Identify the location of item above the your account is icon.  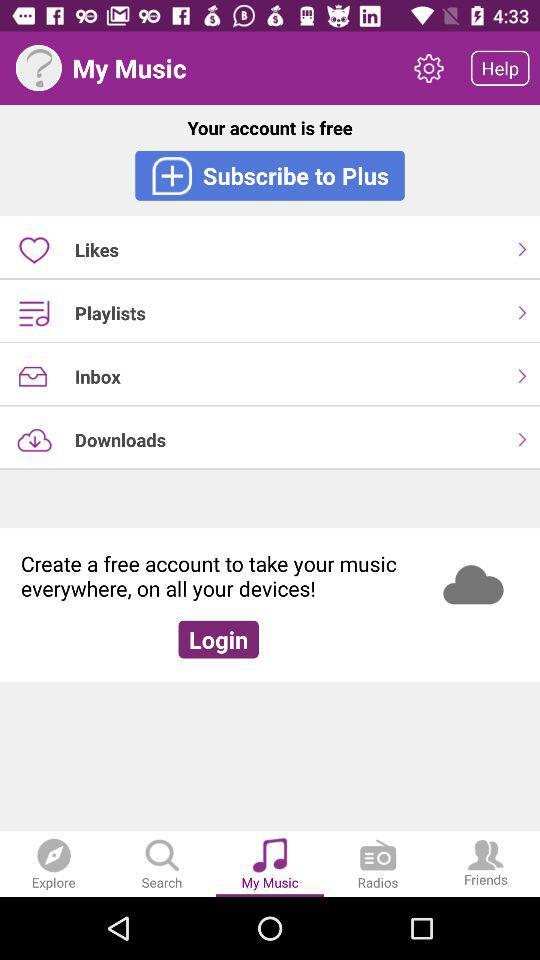
(427, 68).